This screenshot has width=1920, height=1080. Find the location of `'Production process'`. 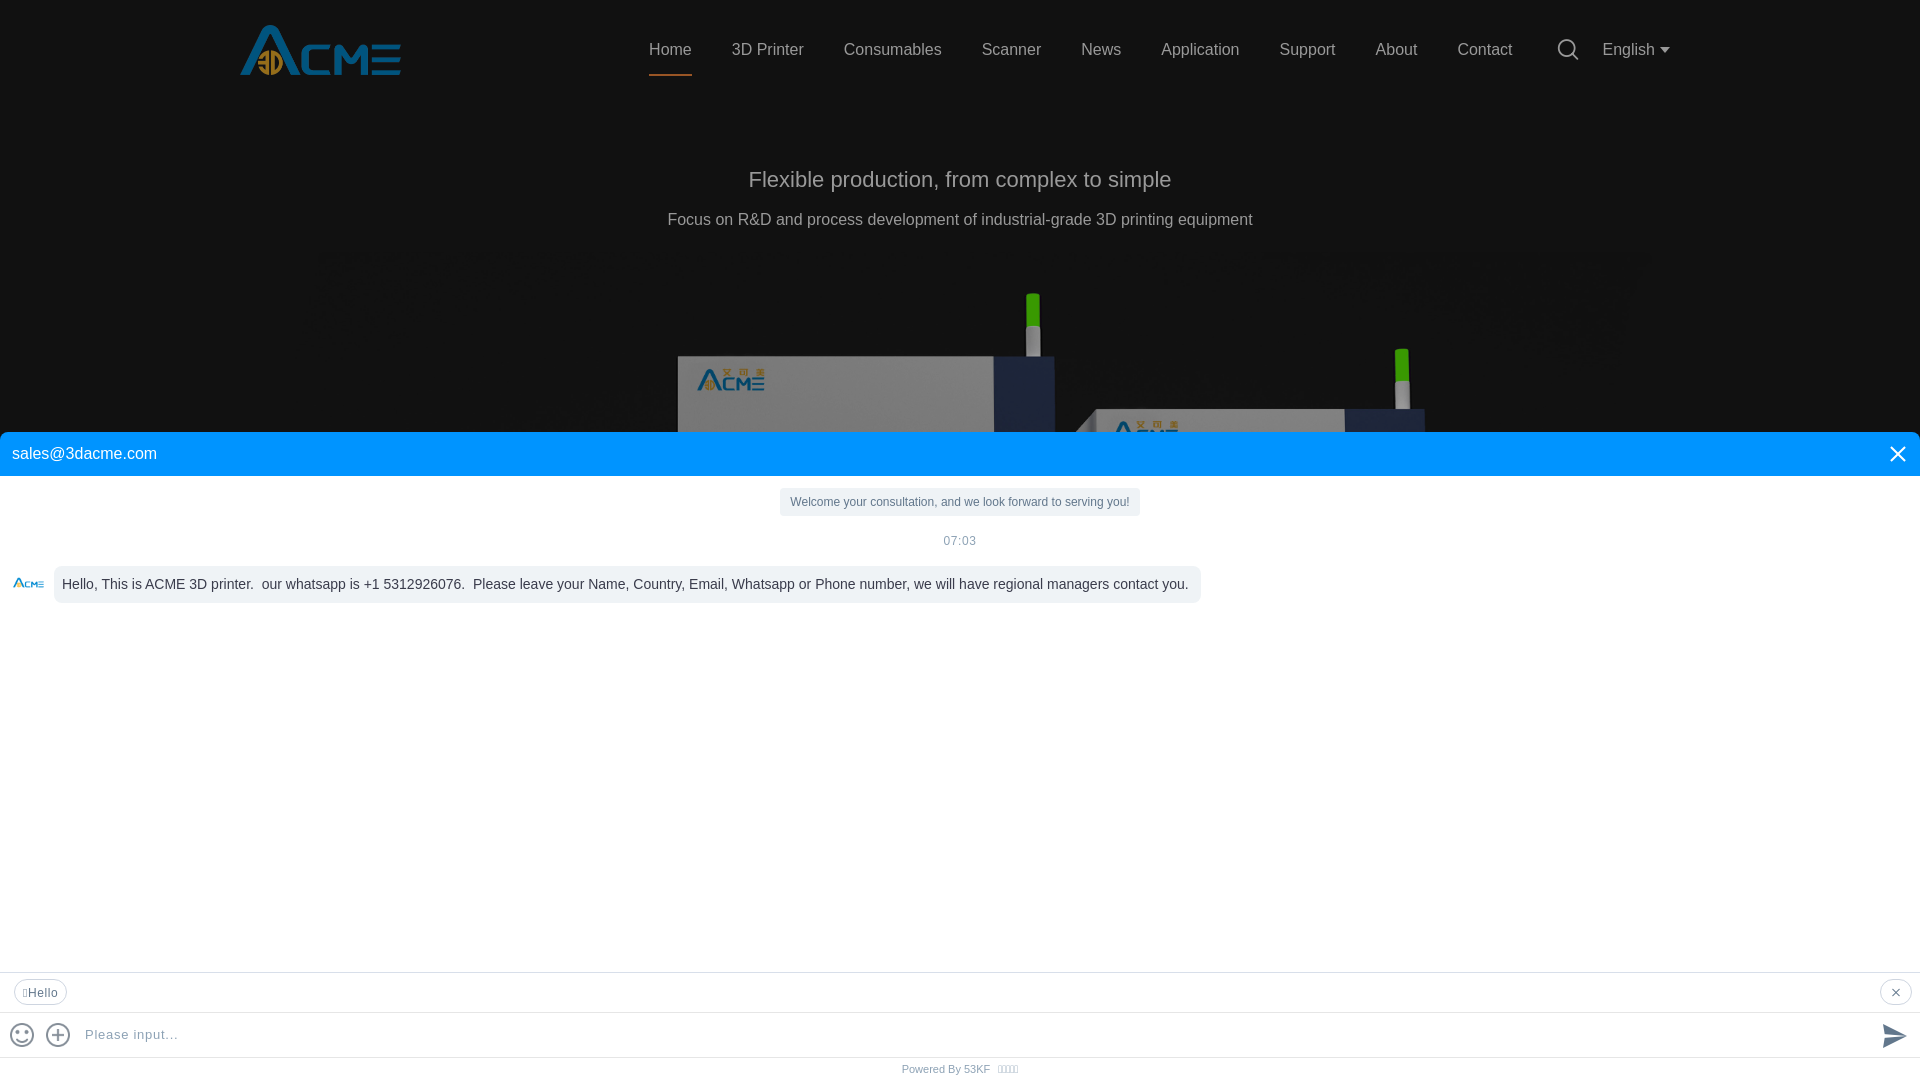

'Production process' is located at coordinates (1408, 1028).